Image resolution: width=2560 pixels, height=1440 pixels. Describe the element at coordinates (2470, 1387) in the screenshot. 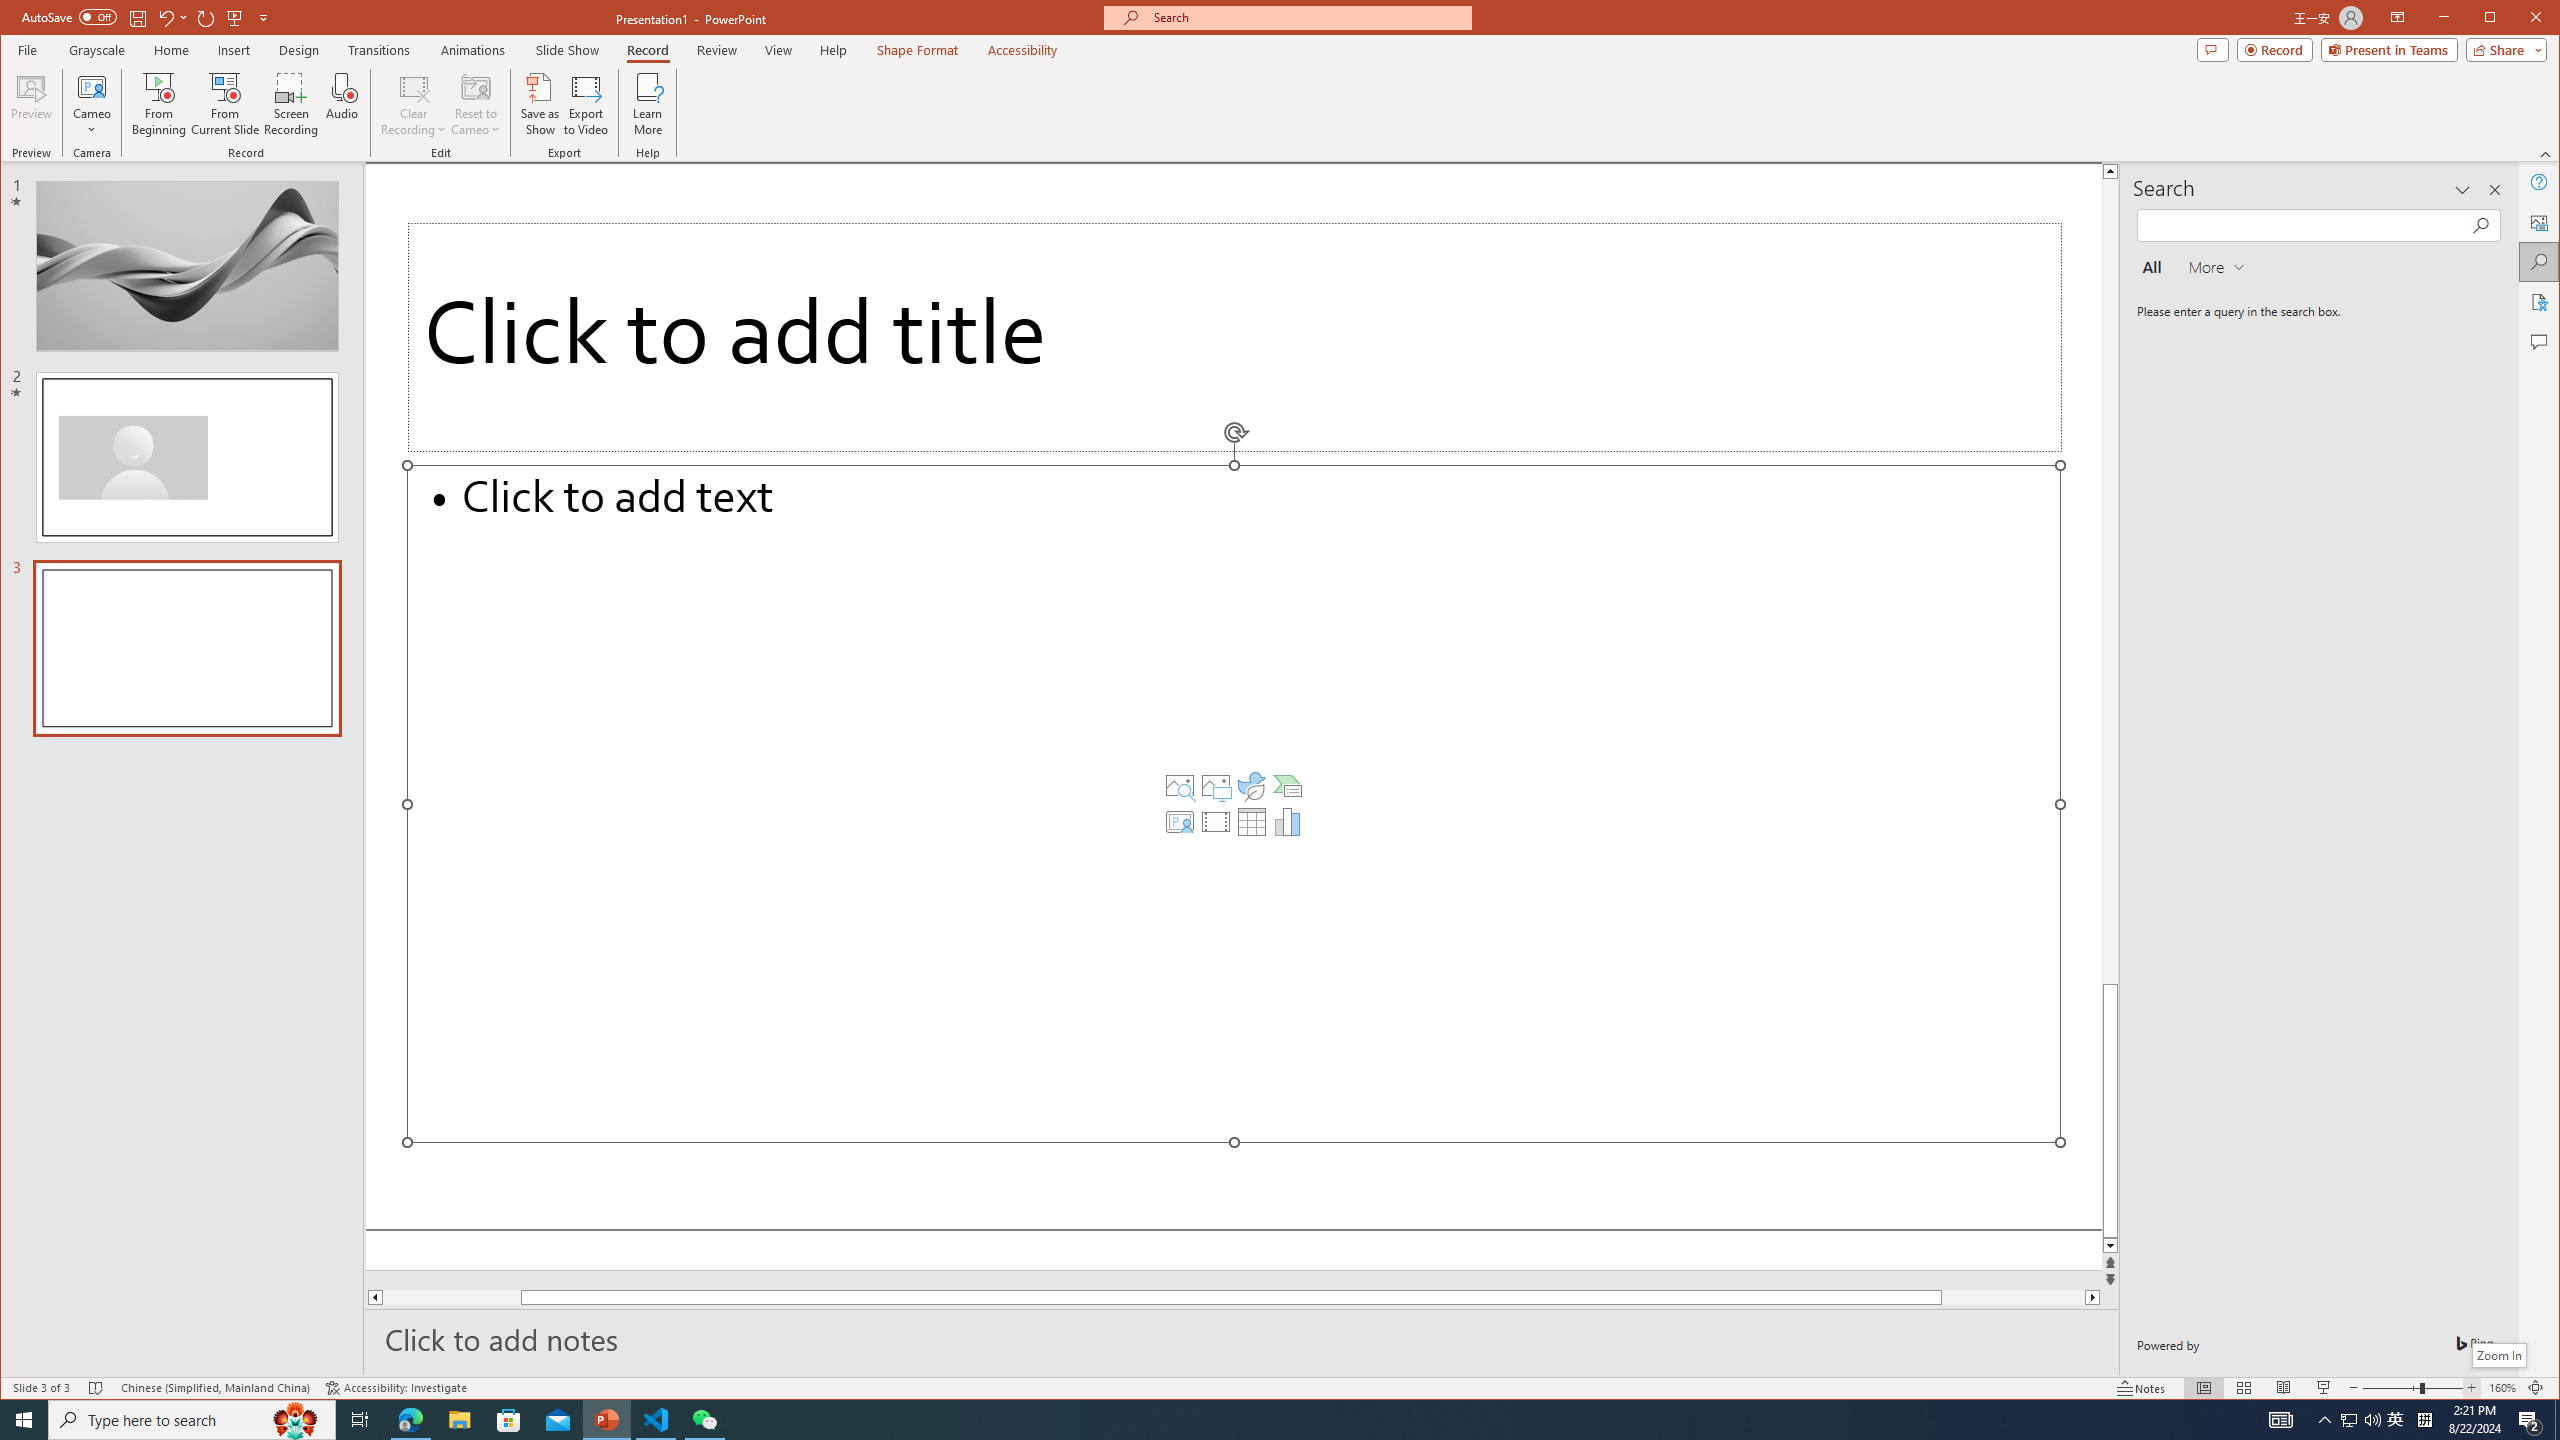

I see `'Zoom In'` at that location.